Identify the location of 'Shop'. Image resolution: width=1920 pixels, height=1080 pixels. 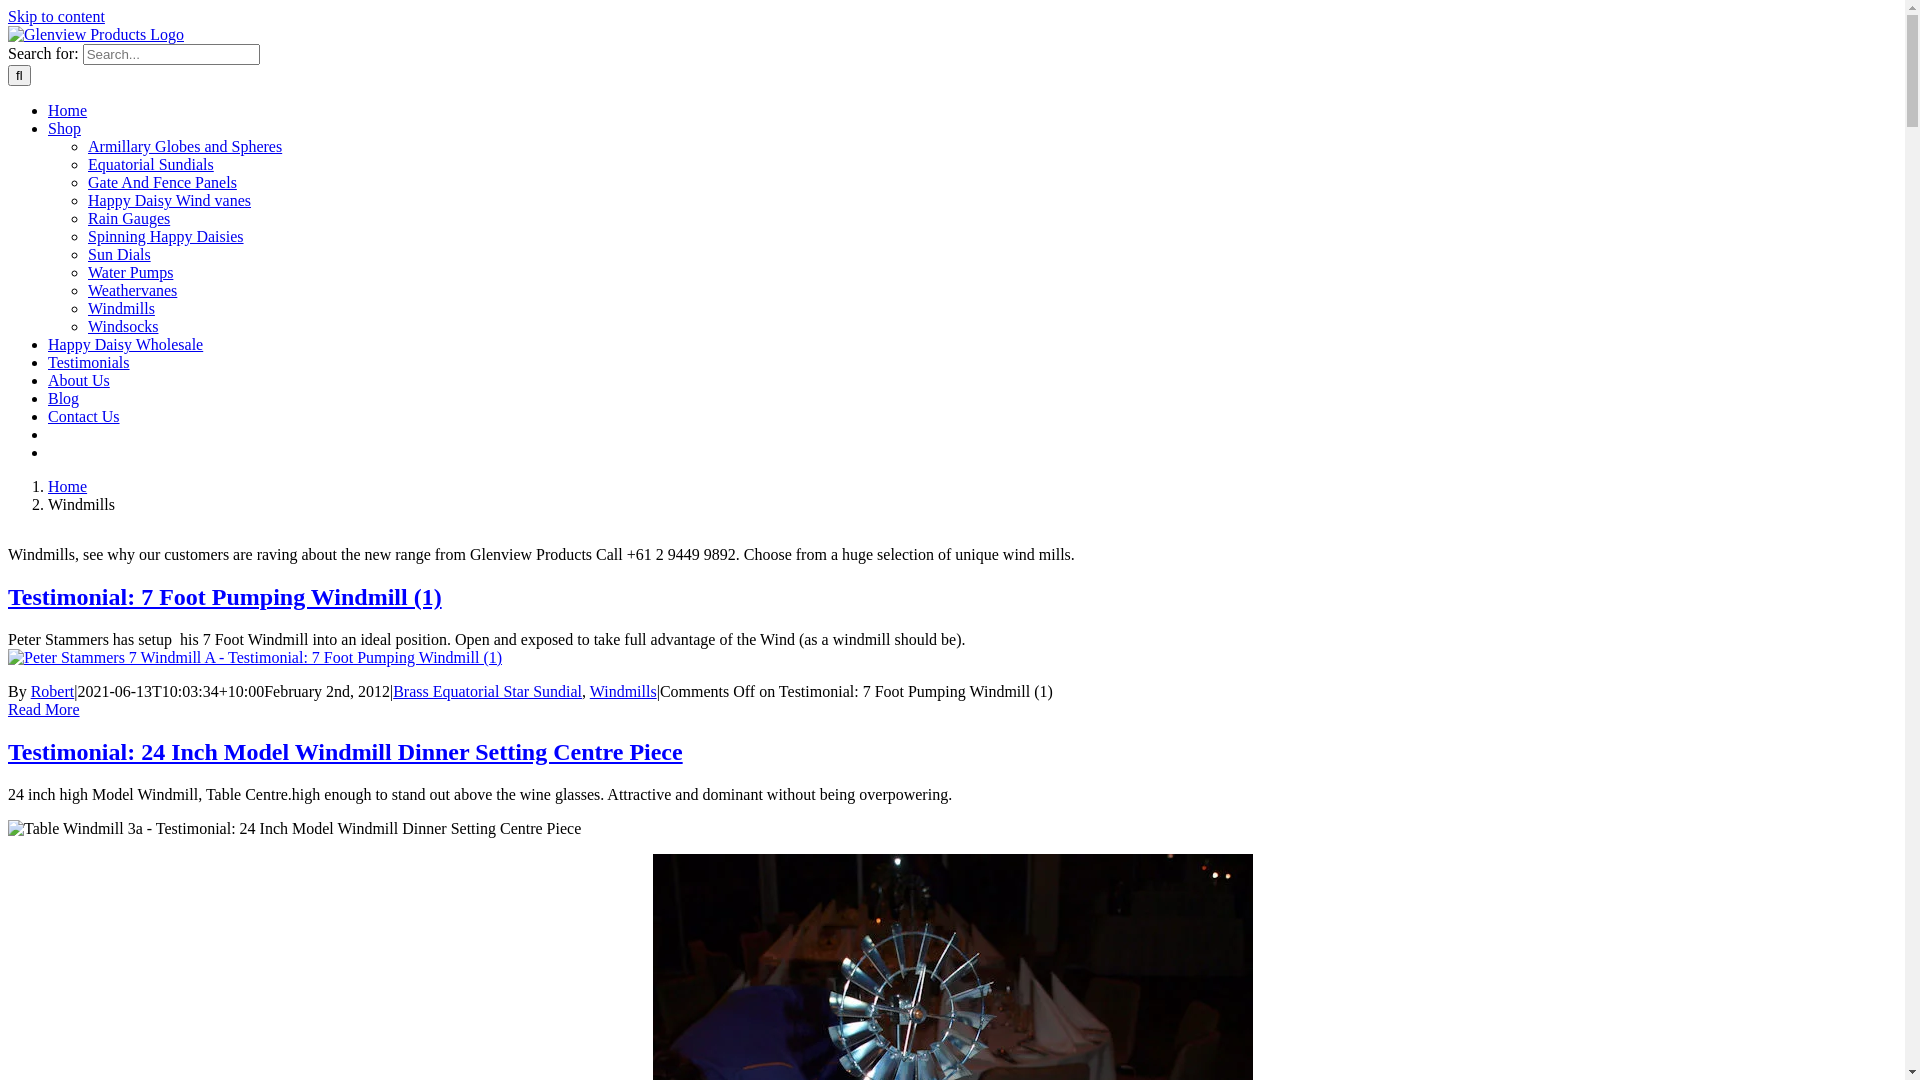
(64, 128).